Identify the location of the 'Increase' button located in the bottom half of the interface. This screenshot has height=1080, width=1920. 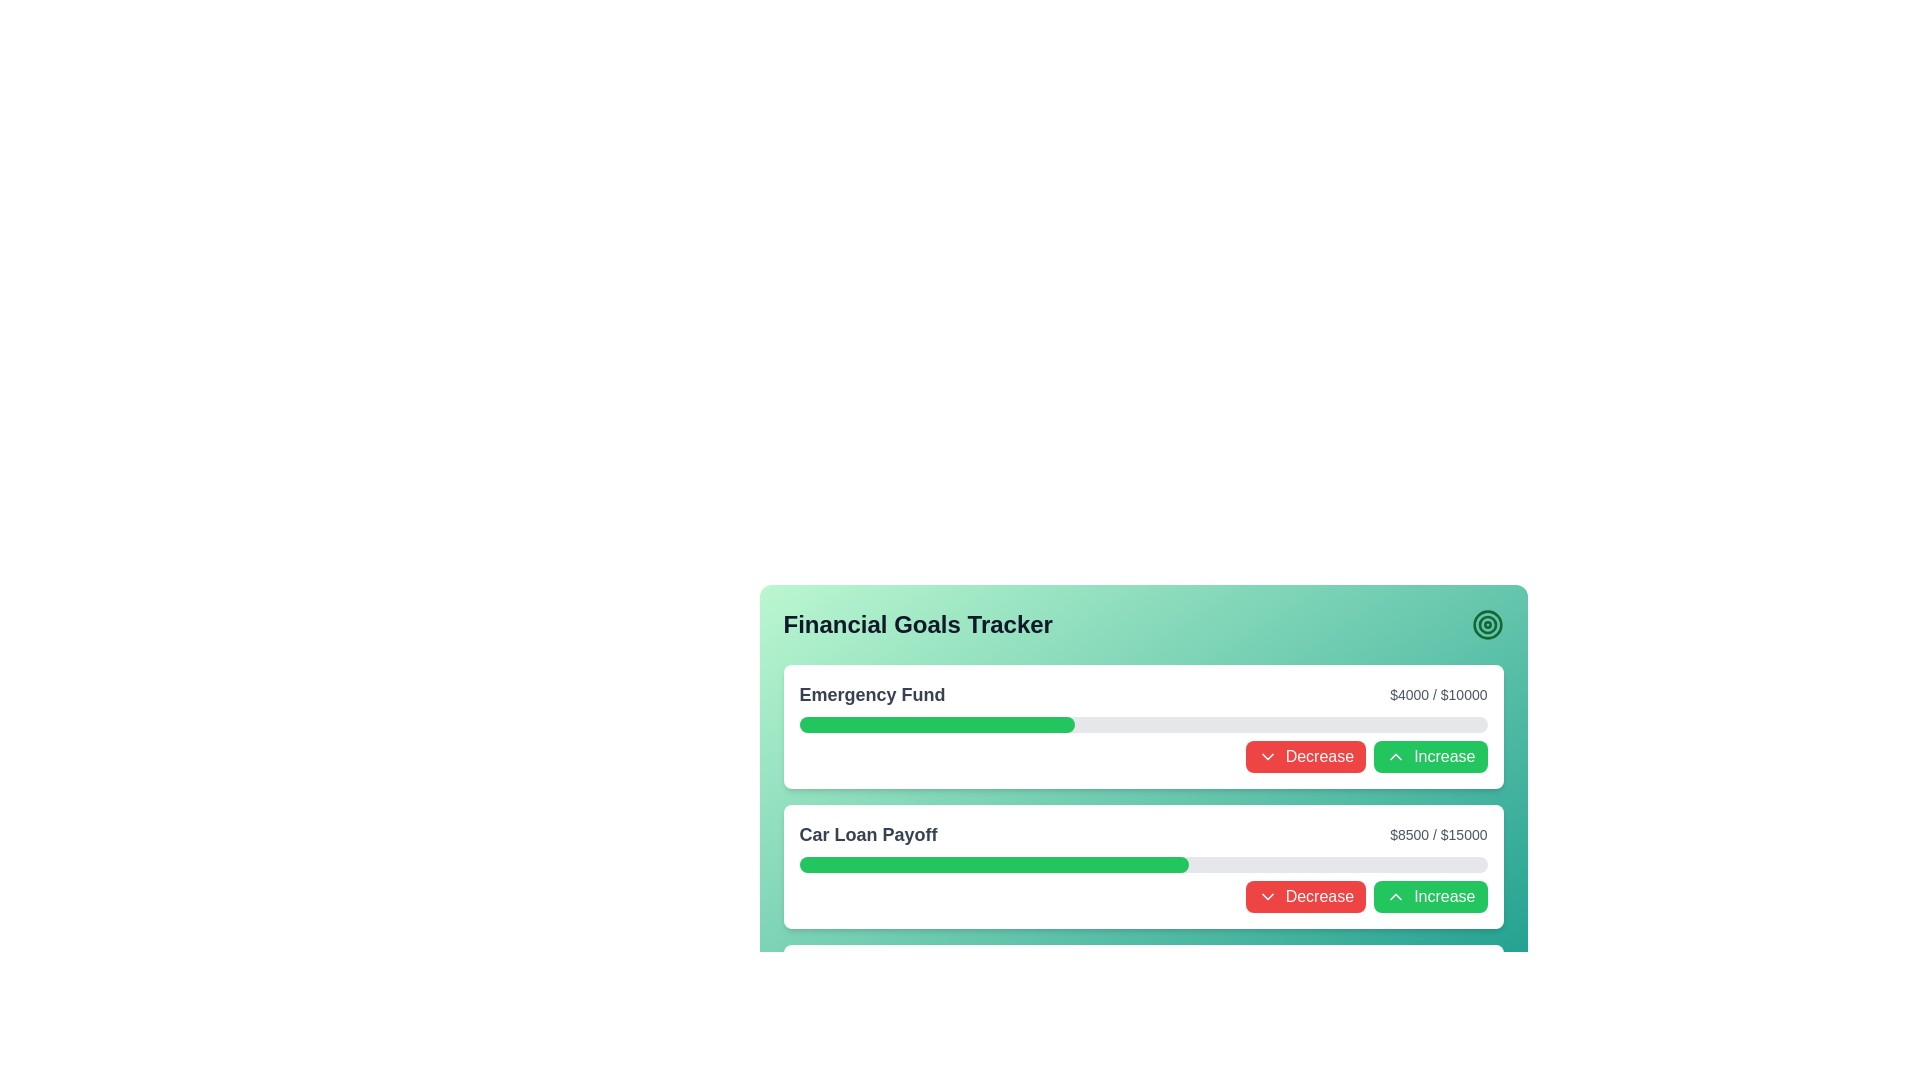
(1429, 896).